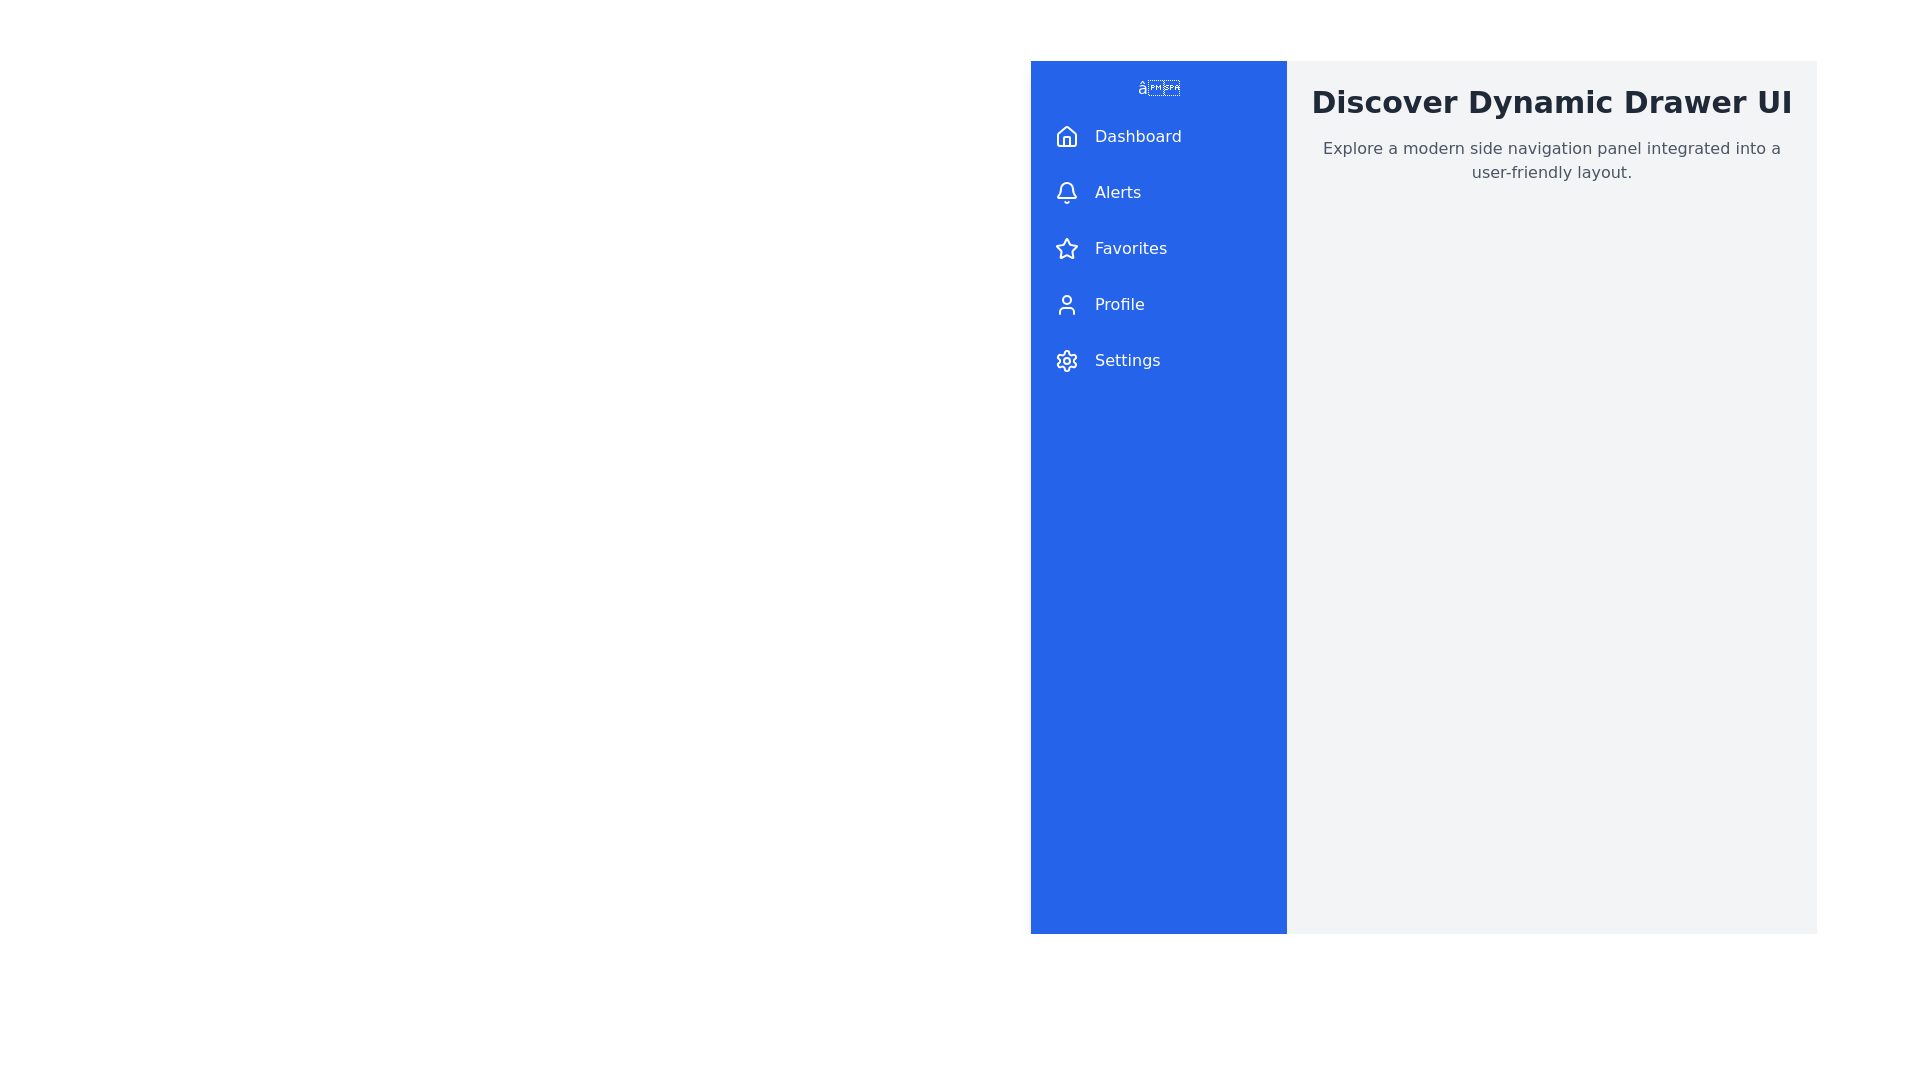 This screenshot has height=1080, width=1920. I want to click on the compact white text label located at the top of the vertical blue navigation bar, so click(1158, 87).